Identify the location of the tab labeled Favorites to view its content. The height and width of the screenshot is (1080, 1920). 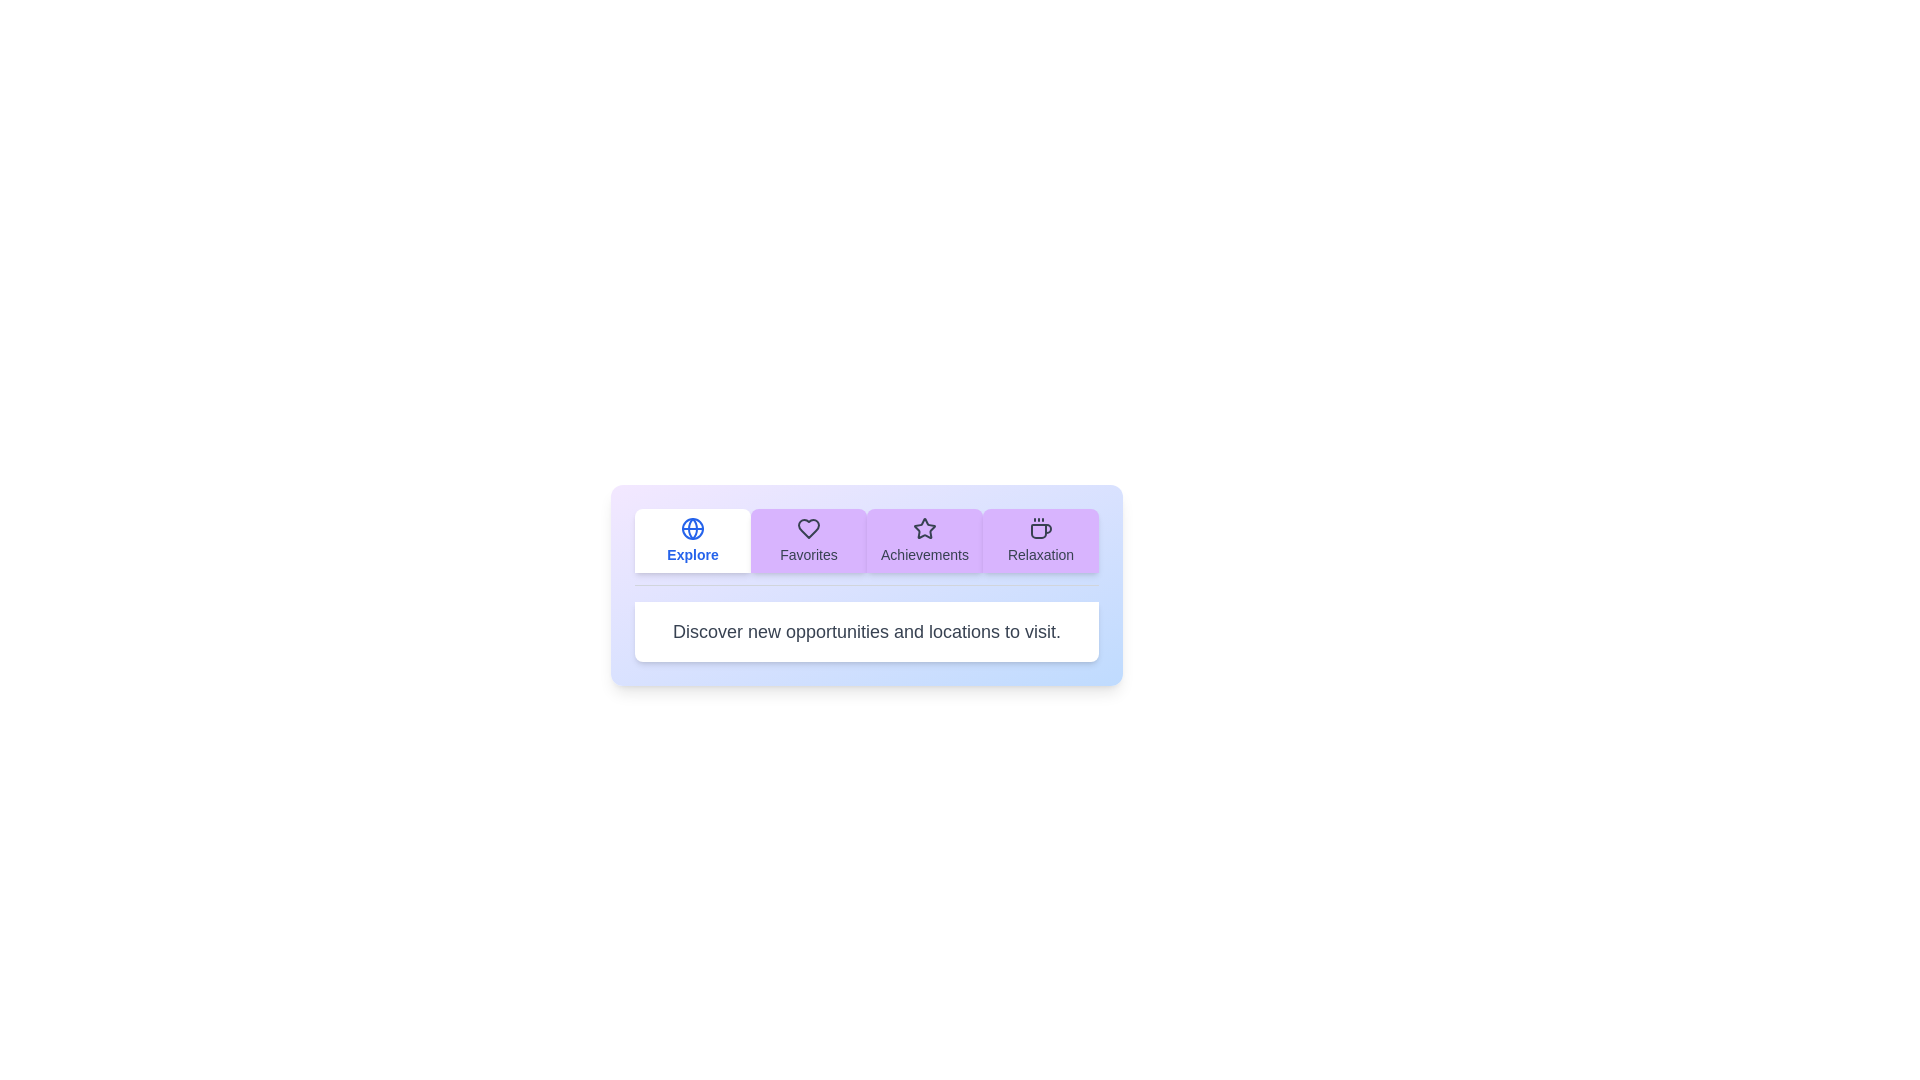
(809, 540).